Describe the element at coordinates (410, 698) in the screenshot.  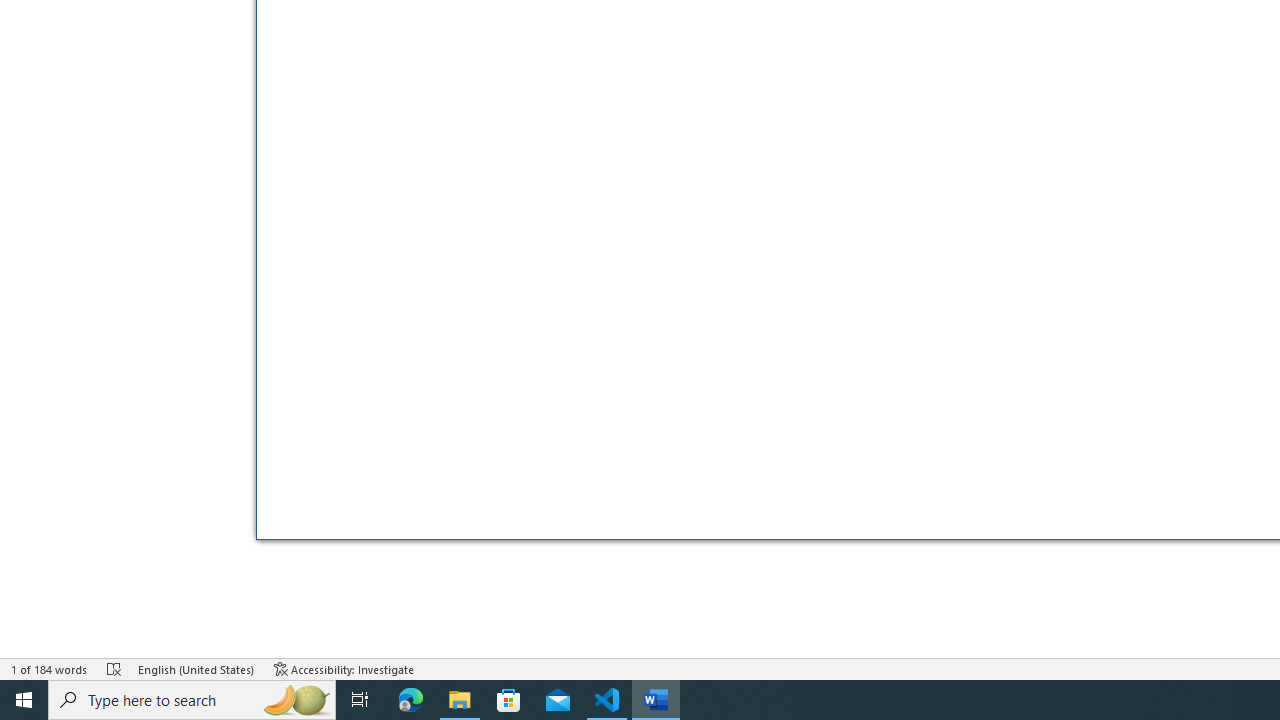
I see `'Microsoft Edge'` at that location.